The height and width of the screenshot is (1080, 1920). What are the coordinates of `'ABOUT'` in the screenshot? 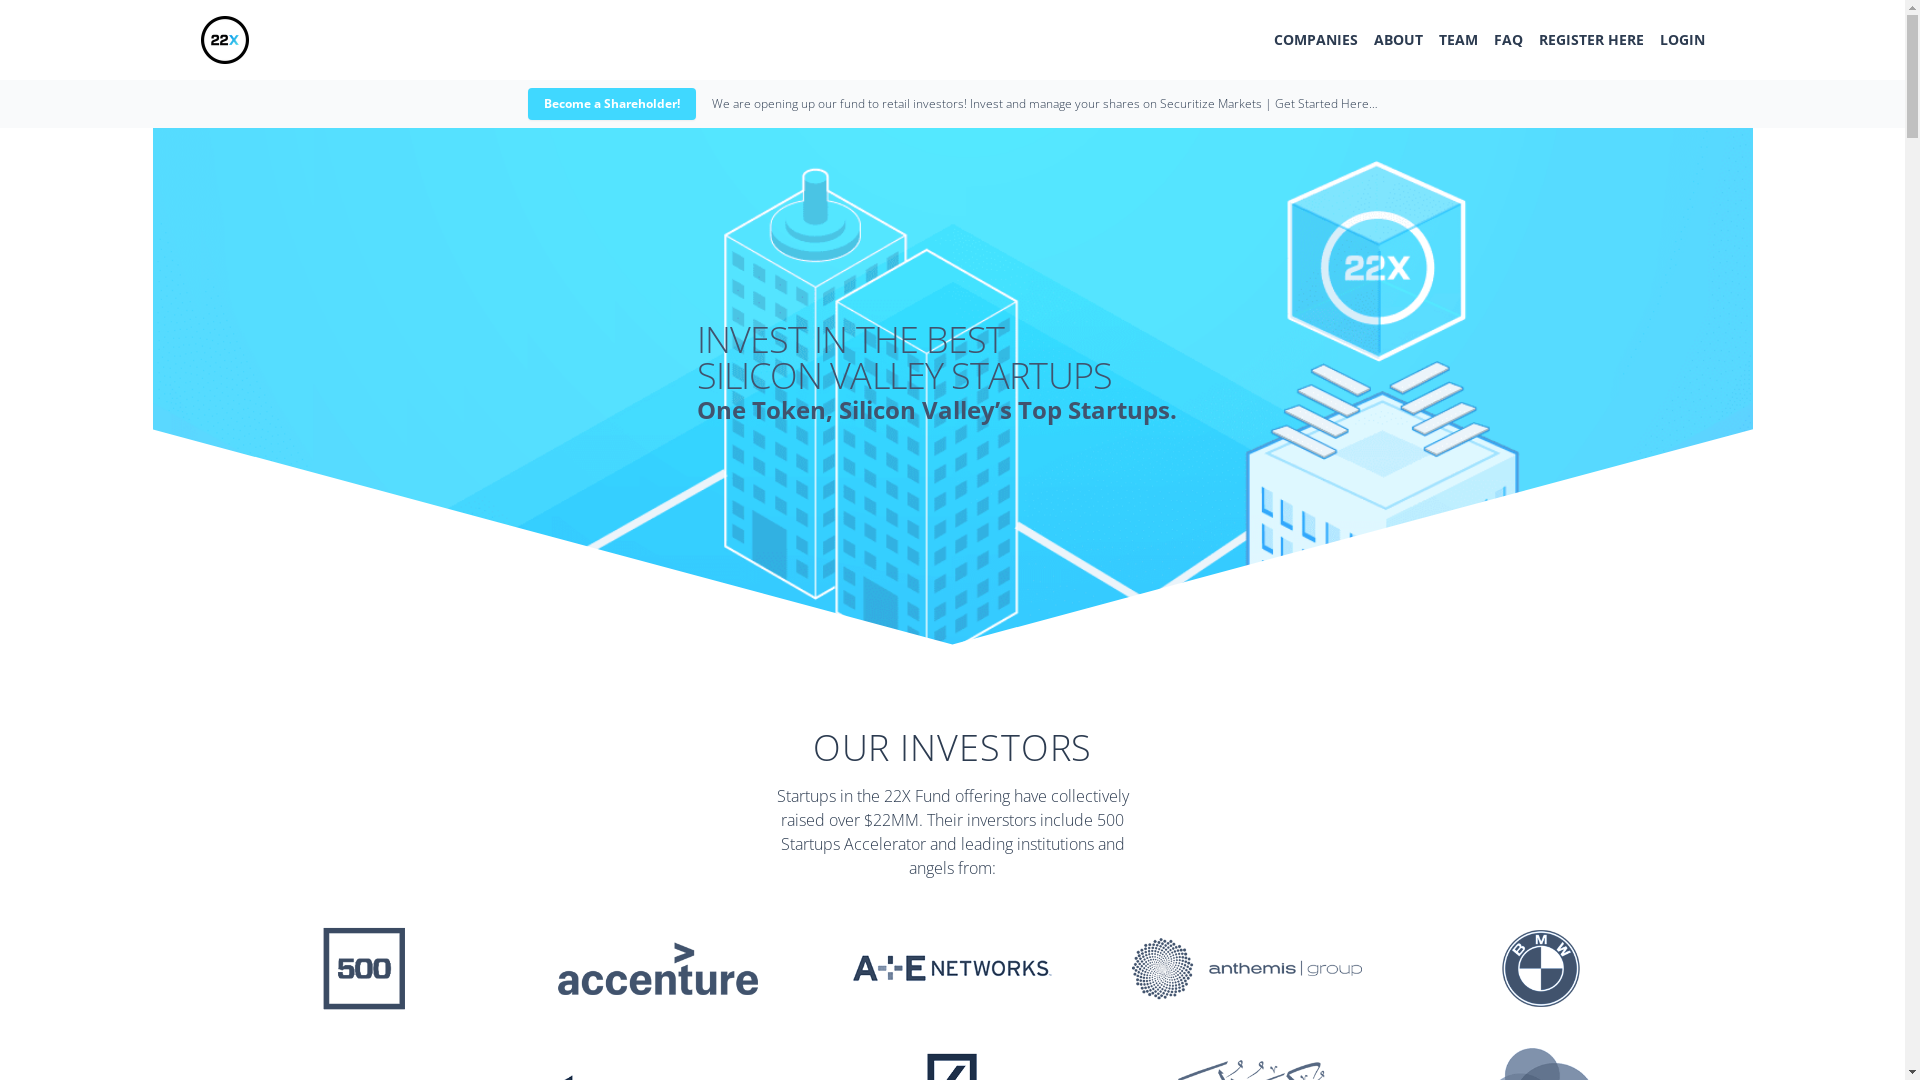 It's located at (1397, 39).